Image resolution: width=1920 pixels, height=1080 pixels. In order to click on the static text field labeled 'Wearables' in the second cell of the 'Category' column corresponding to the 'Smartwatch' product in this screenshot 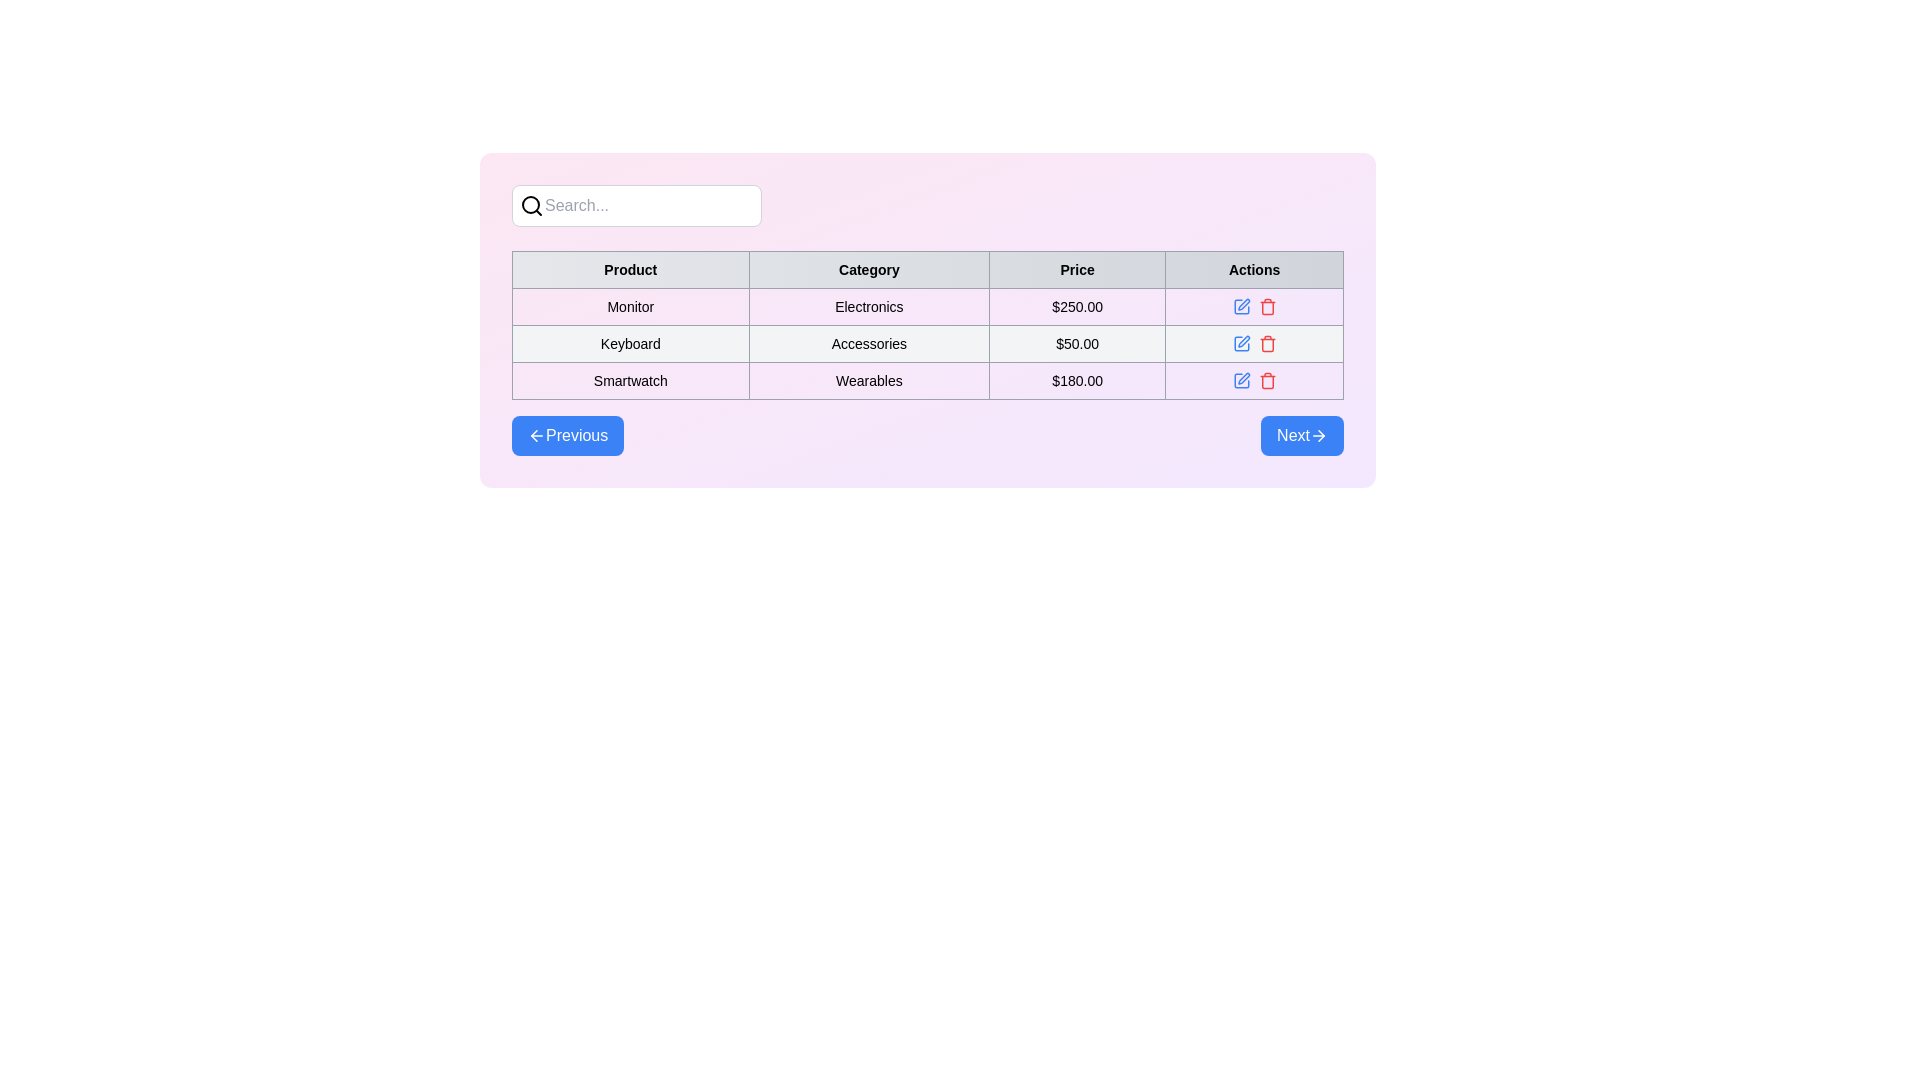, I will do `click(869, 381)`.